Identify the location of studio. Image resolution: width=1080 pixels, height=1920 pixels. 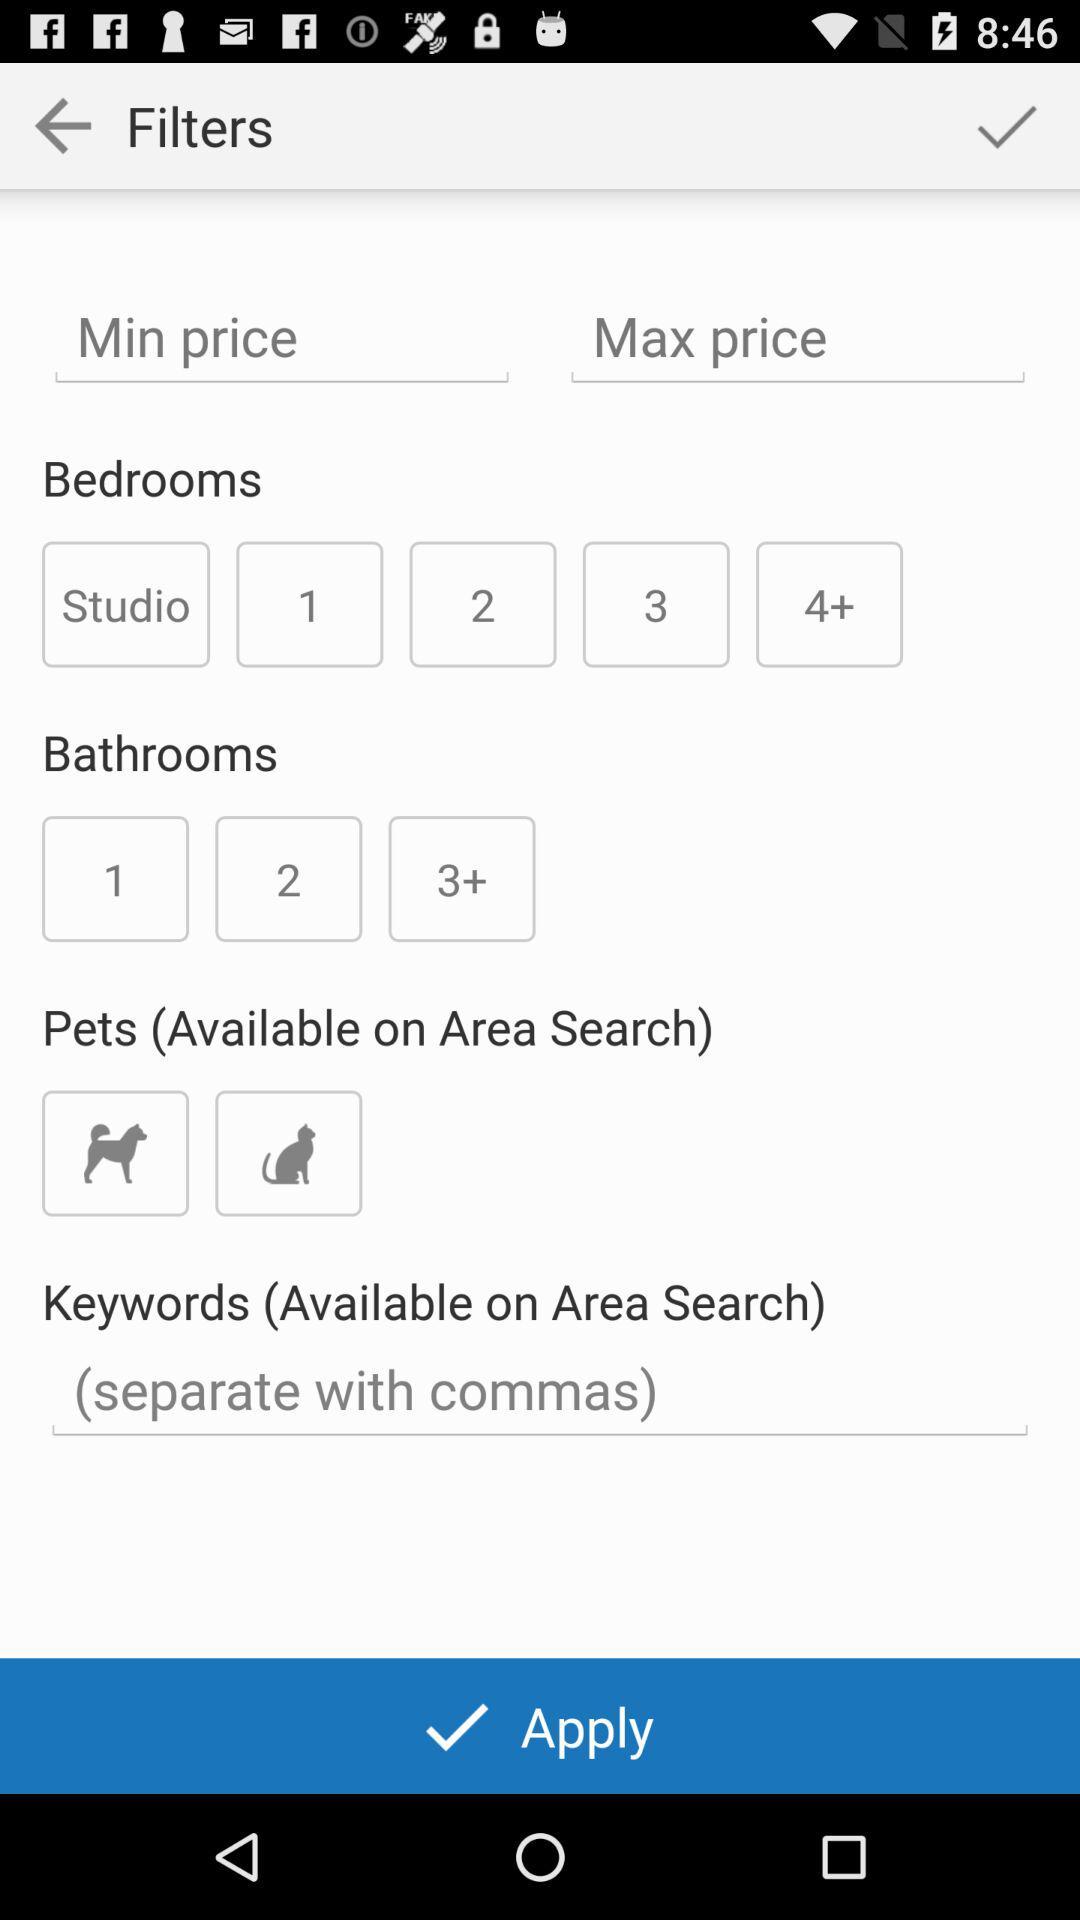
(126, 603).